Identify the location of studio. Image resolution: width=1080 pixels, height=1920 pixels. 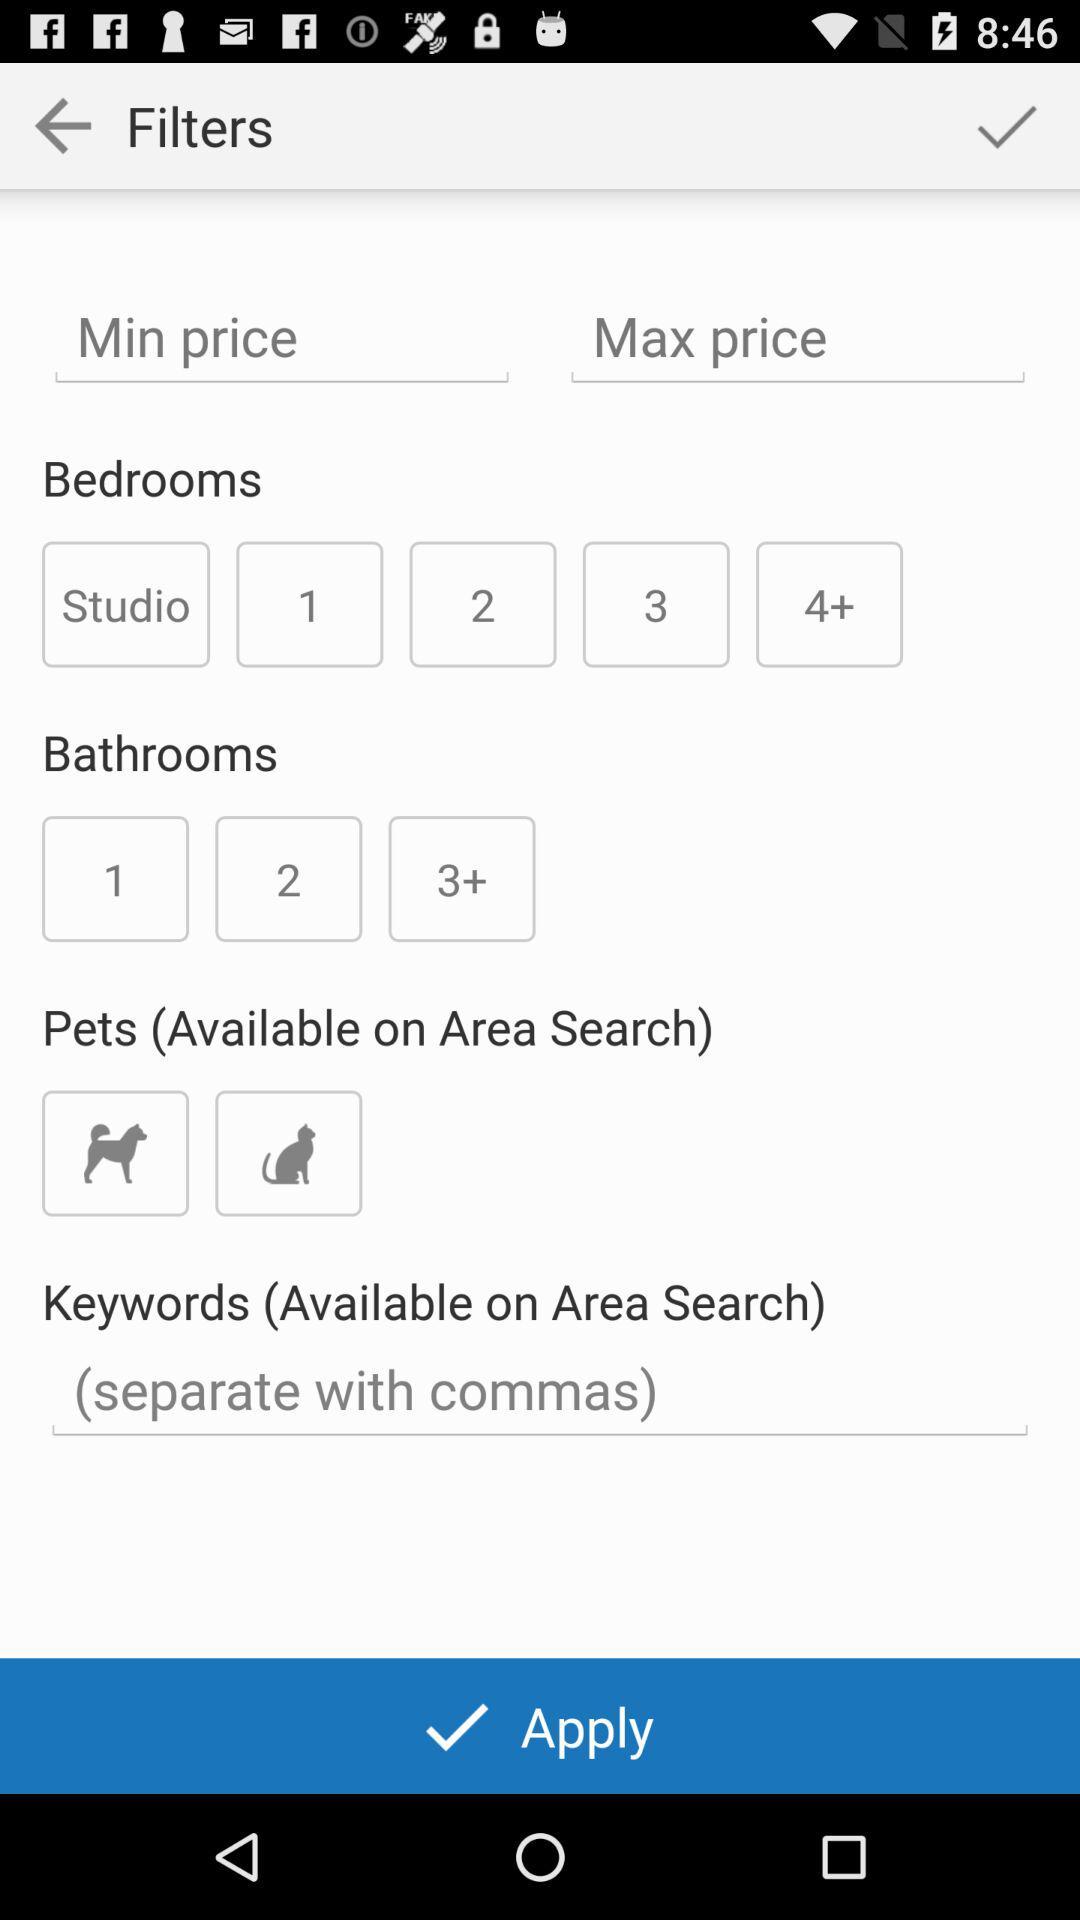
(126, 603).